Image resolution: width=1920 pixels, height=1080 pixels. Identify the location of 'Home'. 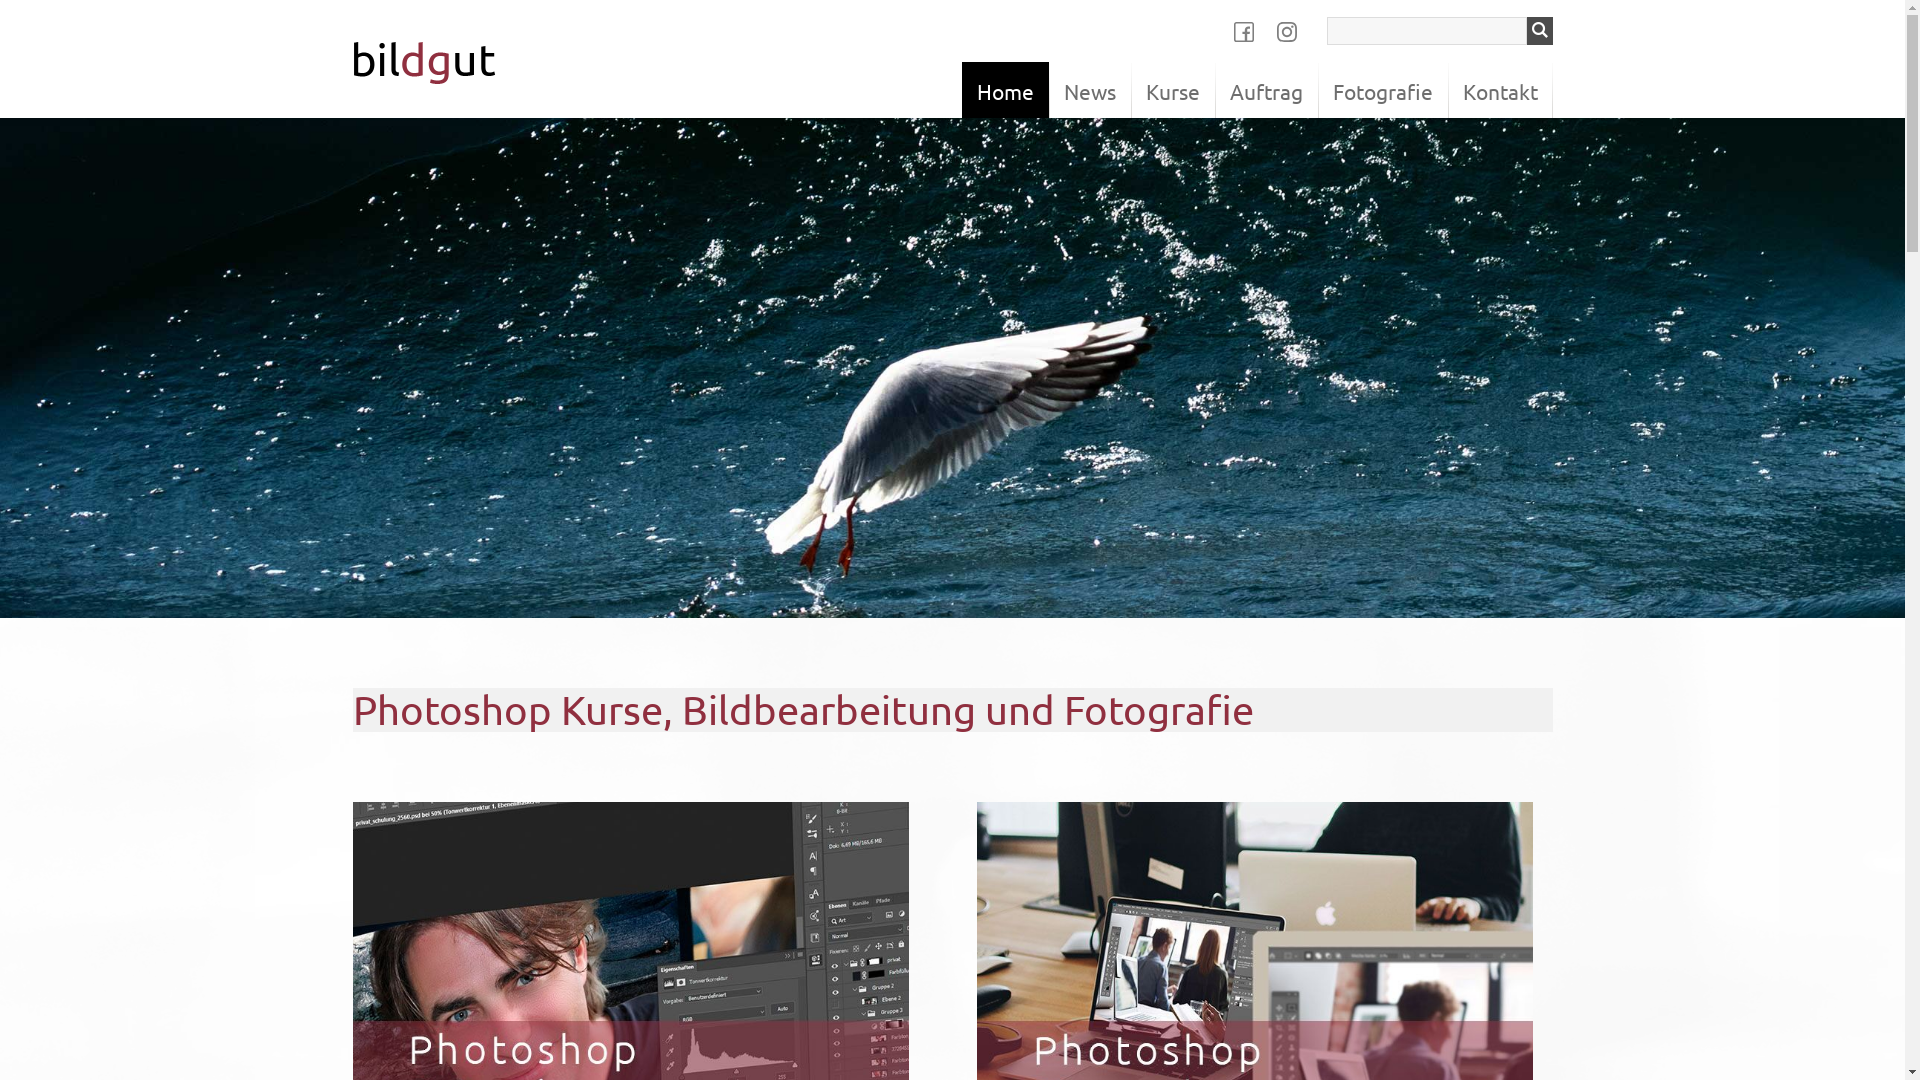
(961, 88).